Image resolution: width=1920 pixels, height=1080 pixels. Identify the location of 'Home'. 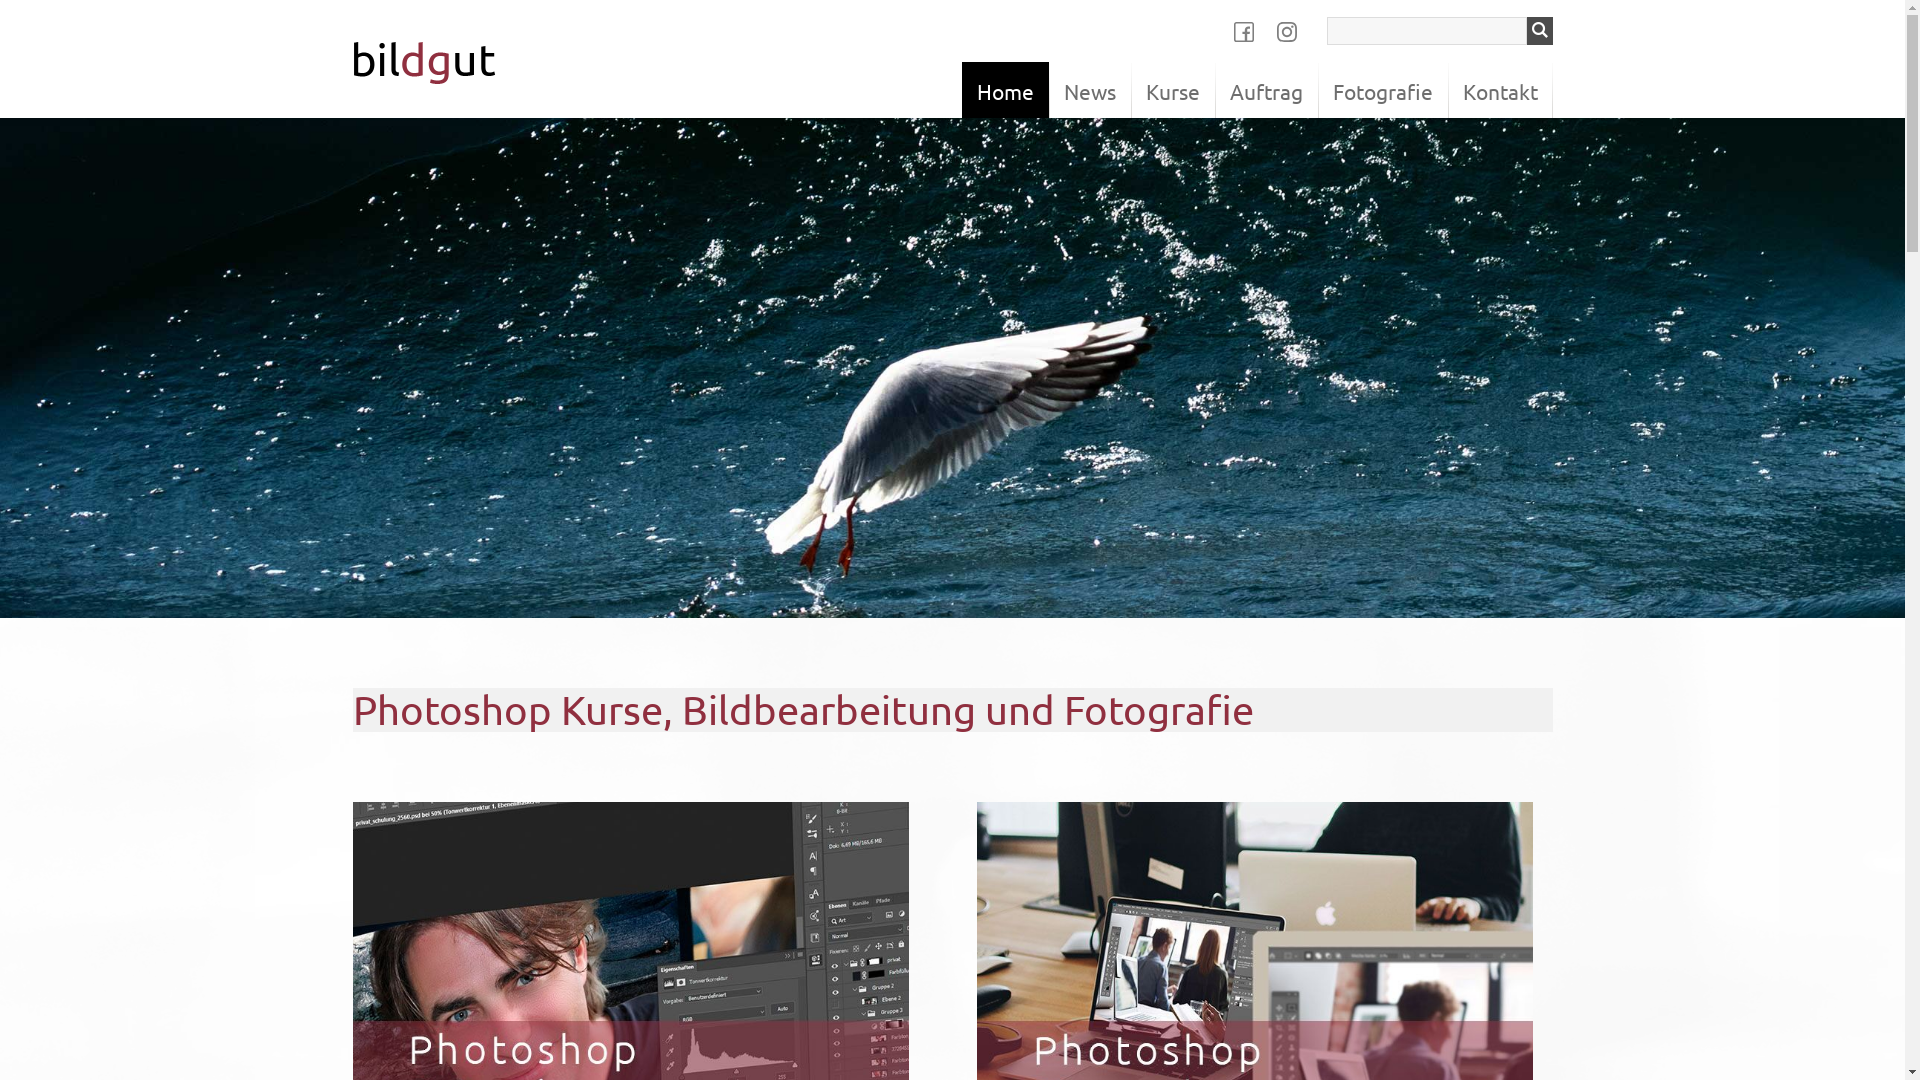
(961, 88).